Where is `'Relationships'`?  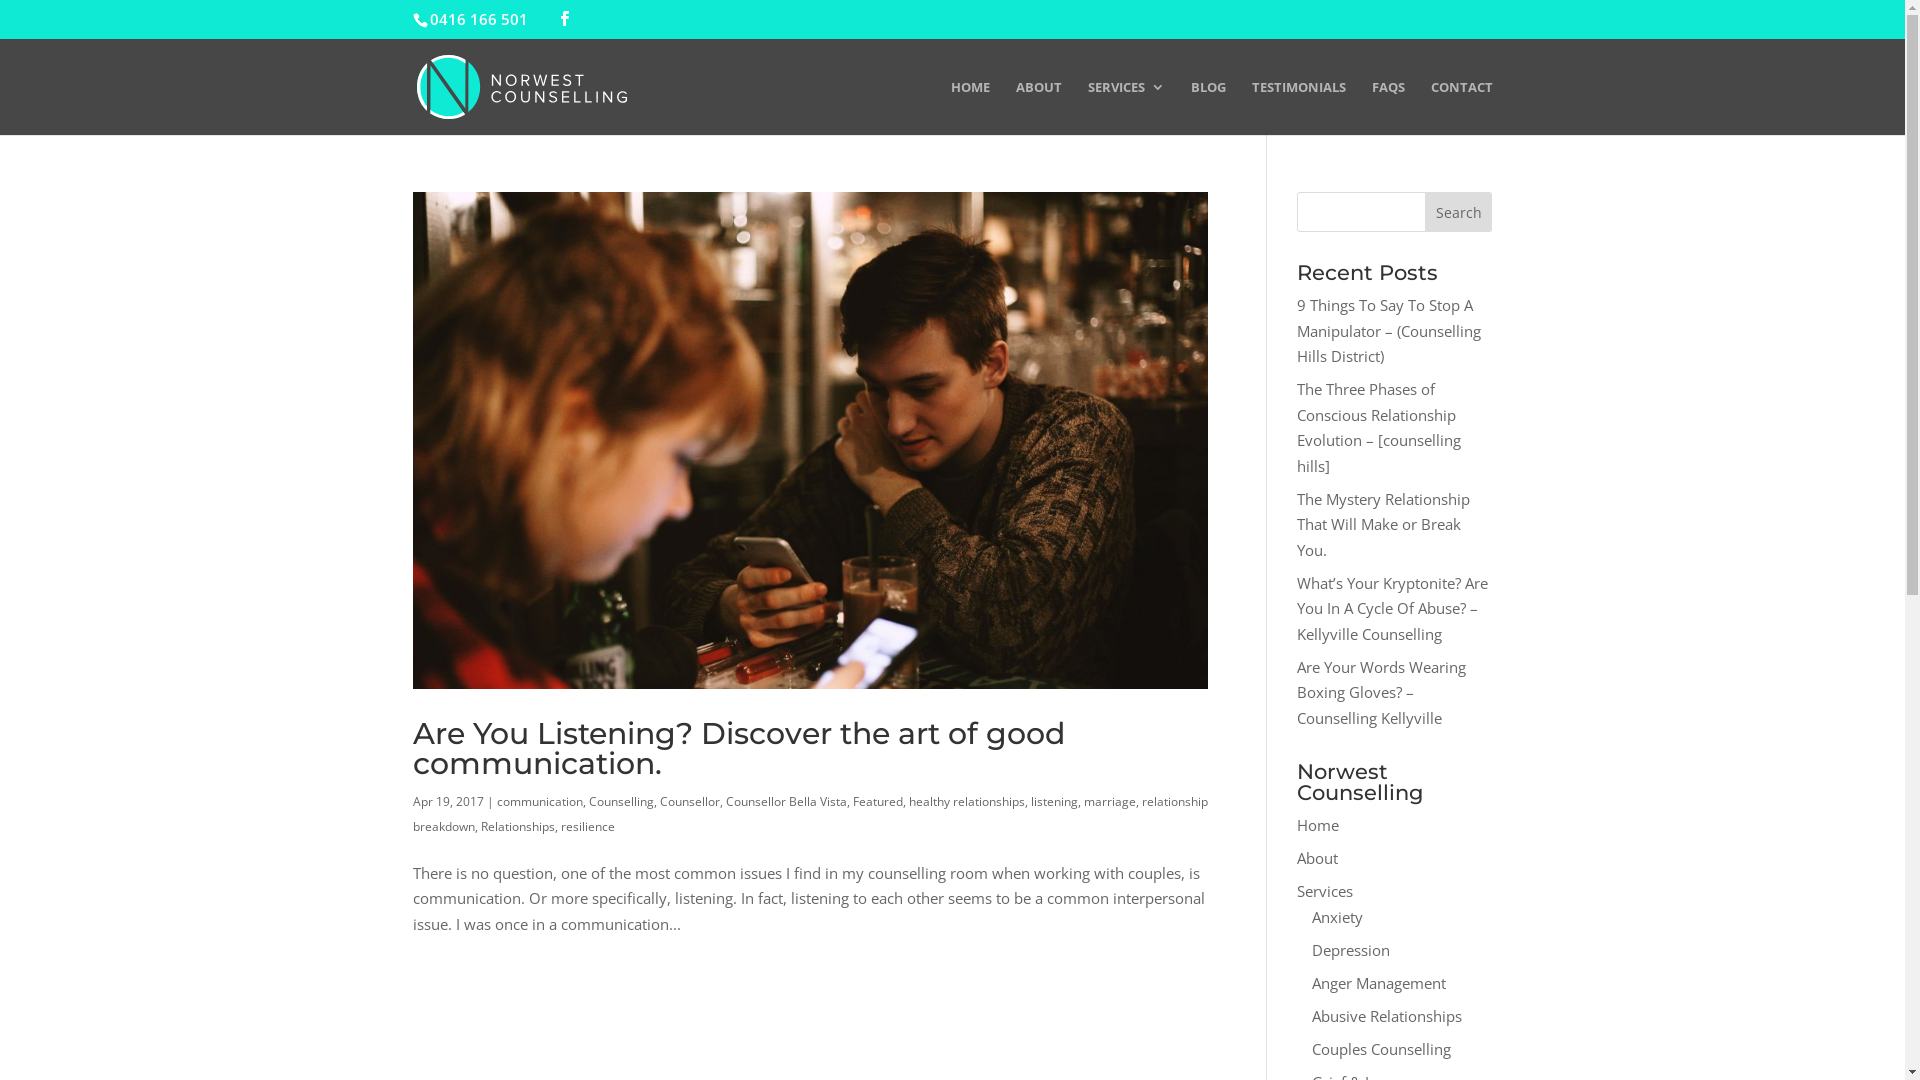
'Relationships' is located at coordinates (517, 826).